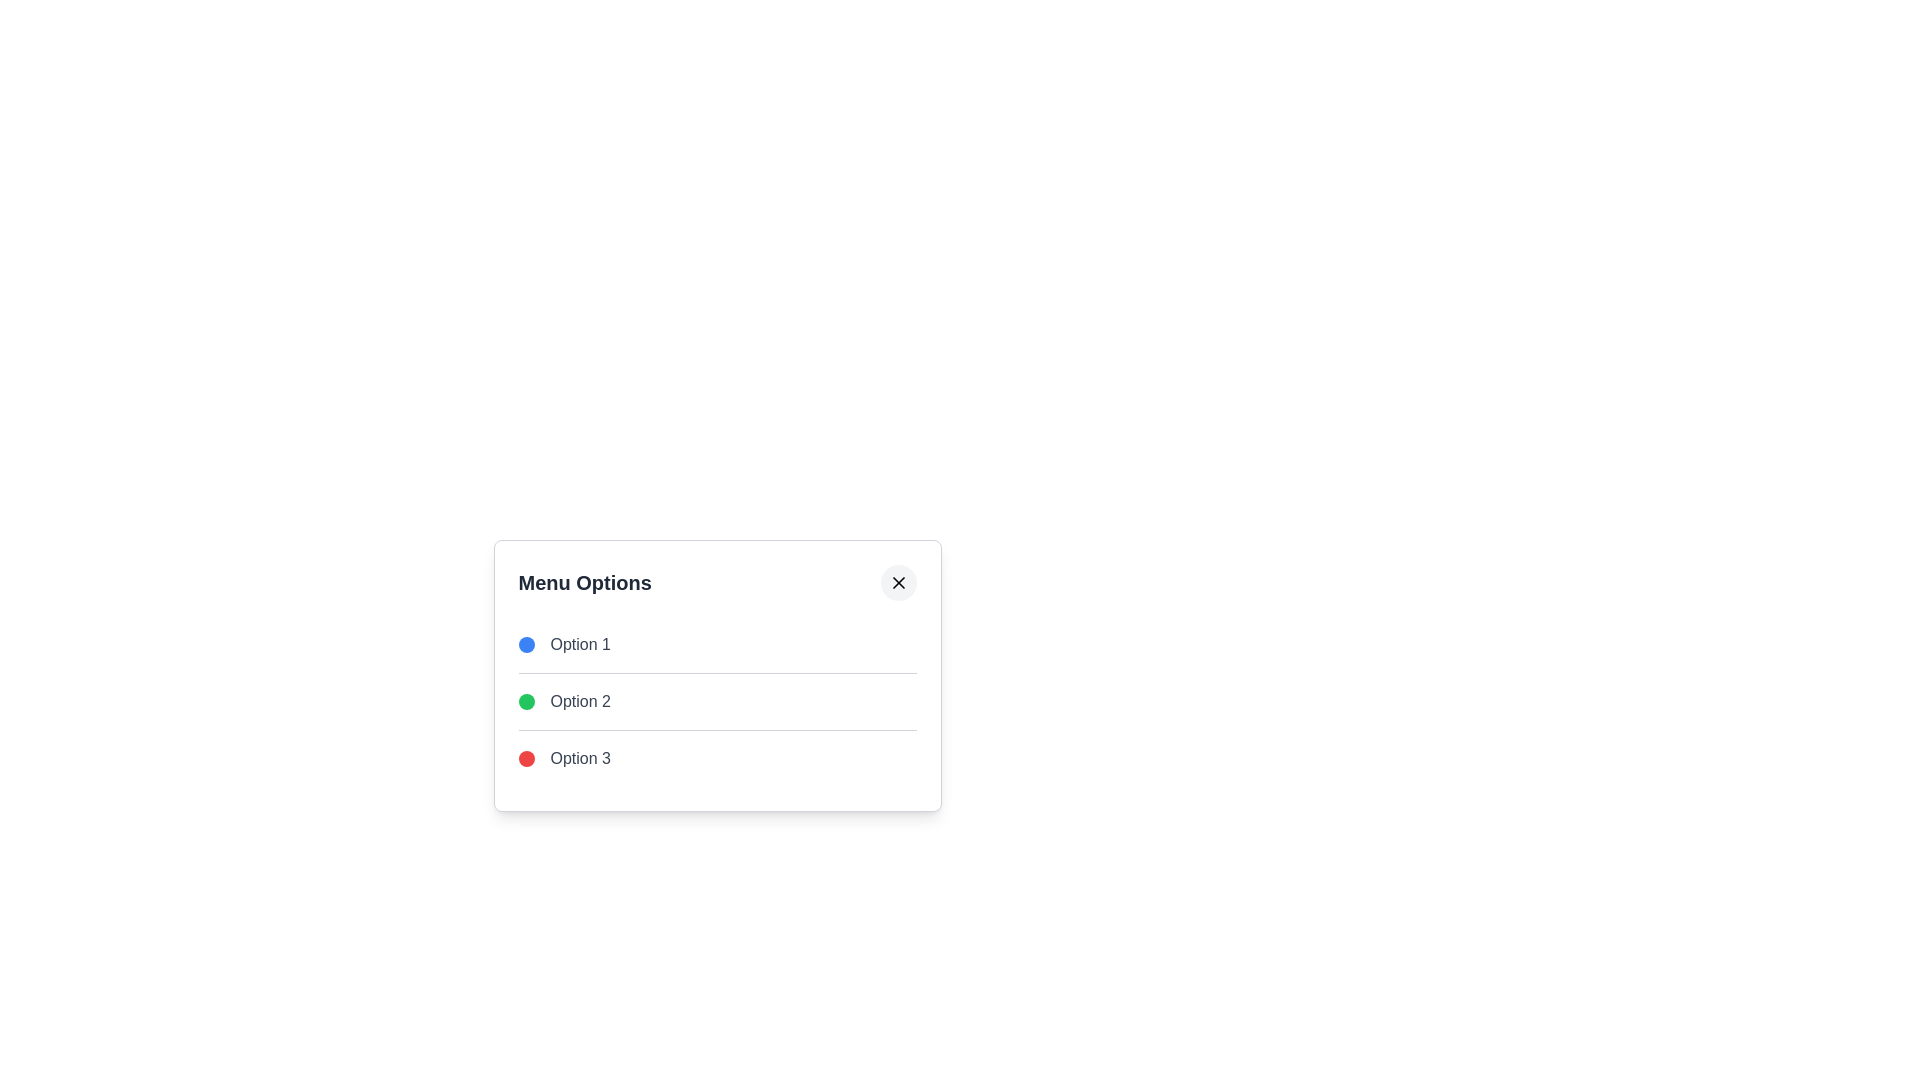  I want to click on the second diagonal line of the 'X' icon located in the top-right corner of the 'Menu Options' dialog box, so click(897, 582).